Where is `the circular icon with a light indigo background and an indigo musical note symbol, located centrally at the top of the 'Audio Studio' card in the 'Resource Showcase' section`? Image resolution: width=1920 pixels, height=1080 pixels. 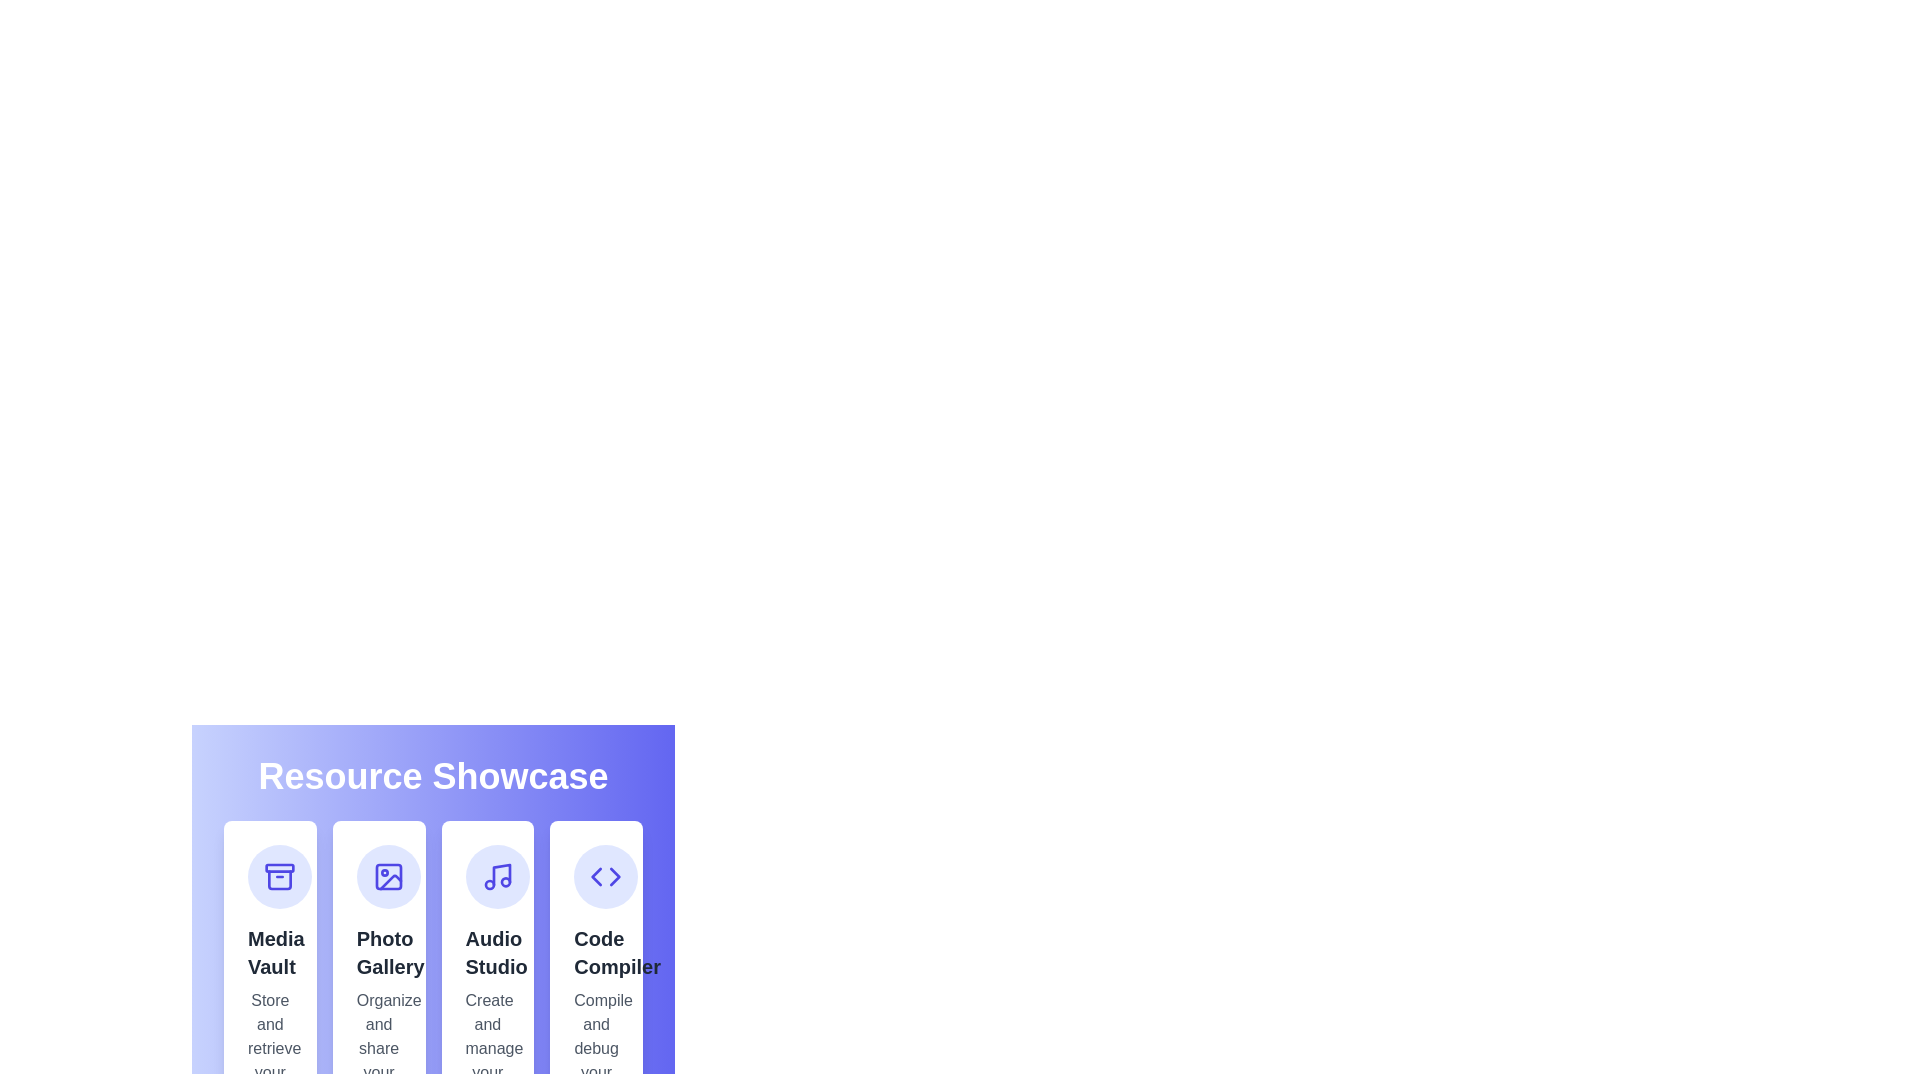
the circular icon with a light indigo background and an indigo musical note symbol, located centrally at the top of the 'Audio Studio' card in the 'Resource Showcase' section is located at coordinates (497, 875).